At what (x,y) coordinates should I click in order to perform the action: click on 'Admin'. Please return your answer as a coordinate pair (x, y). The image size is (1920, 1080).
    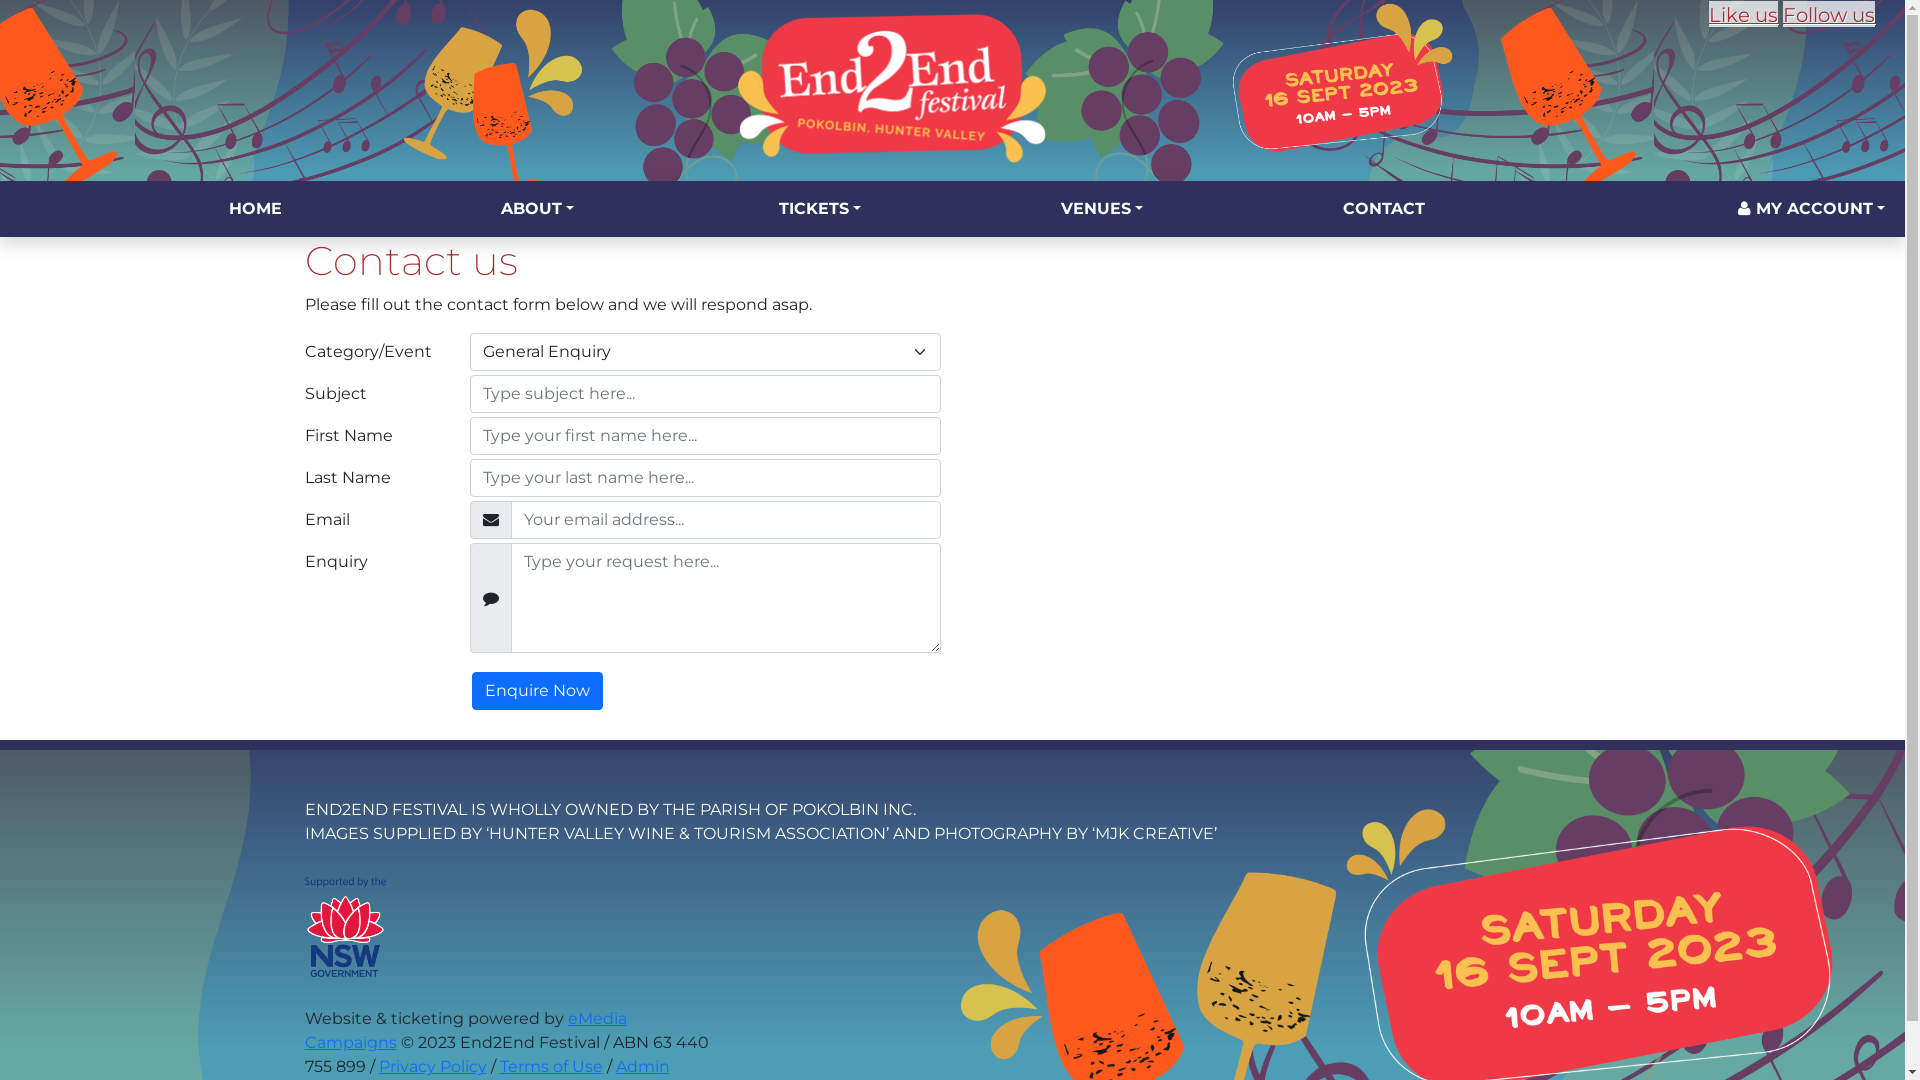
    Looking at the image, I should click on (643, 1065).